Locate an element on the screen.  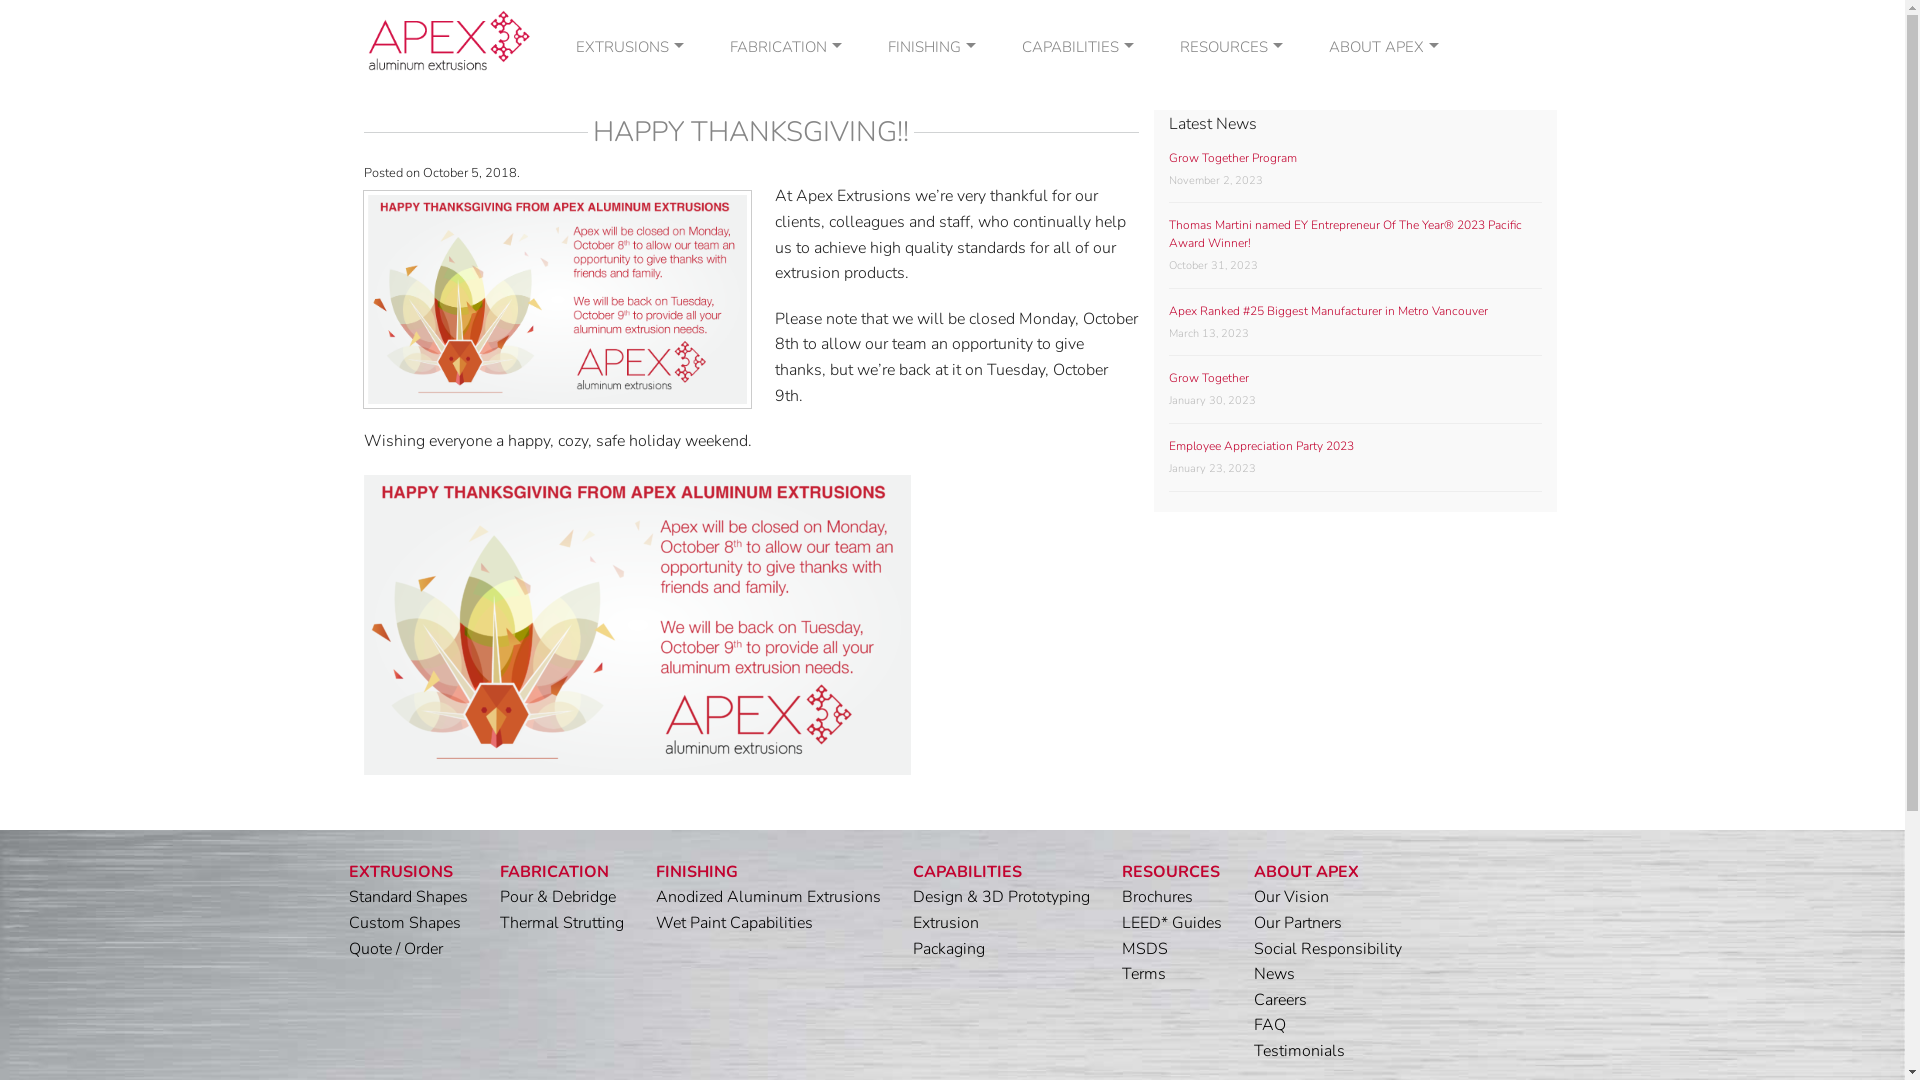
'Design & 3D Prototyping' is located at coordinates (1000, 896).